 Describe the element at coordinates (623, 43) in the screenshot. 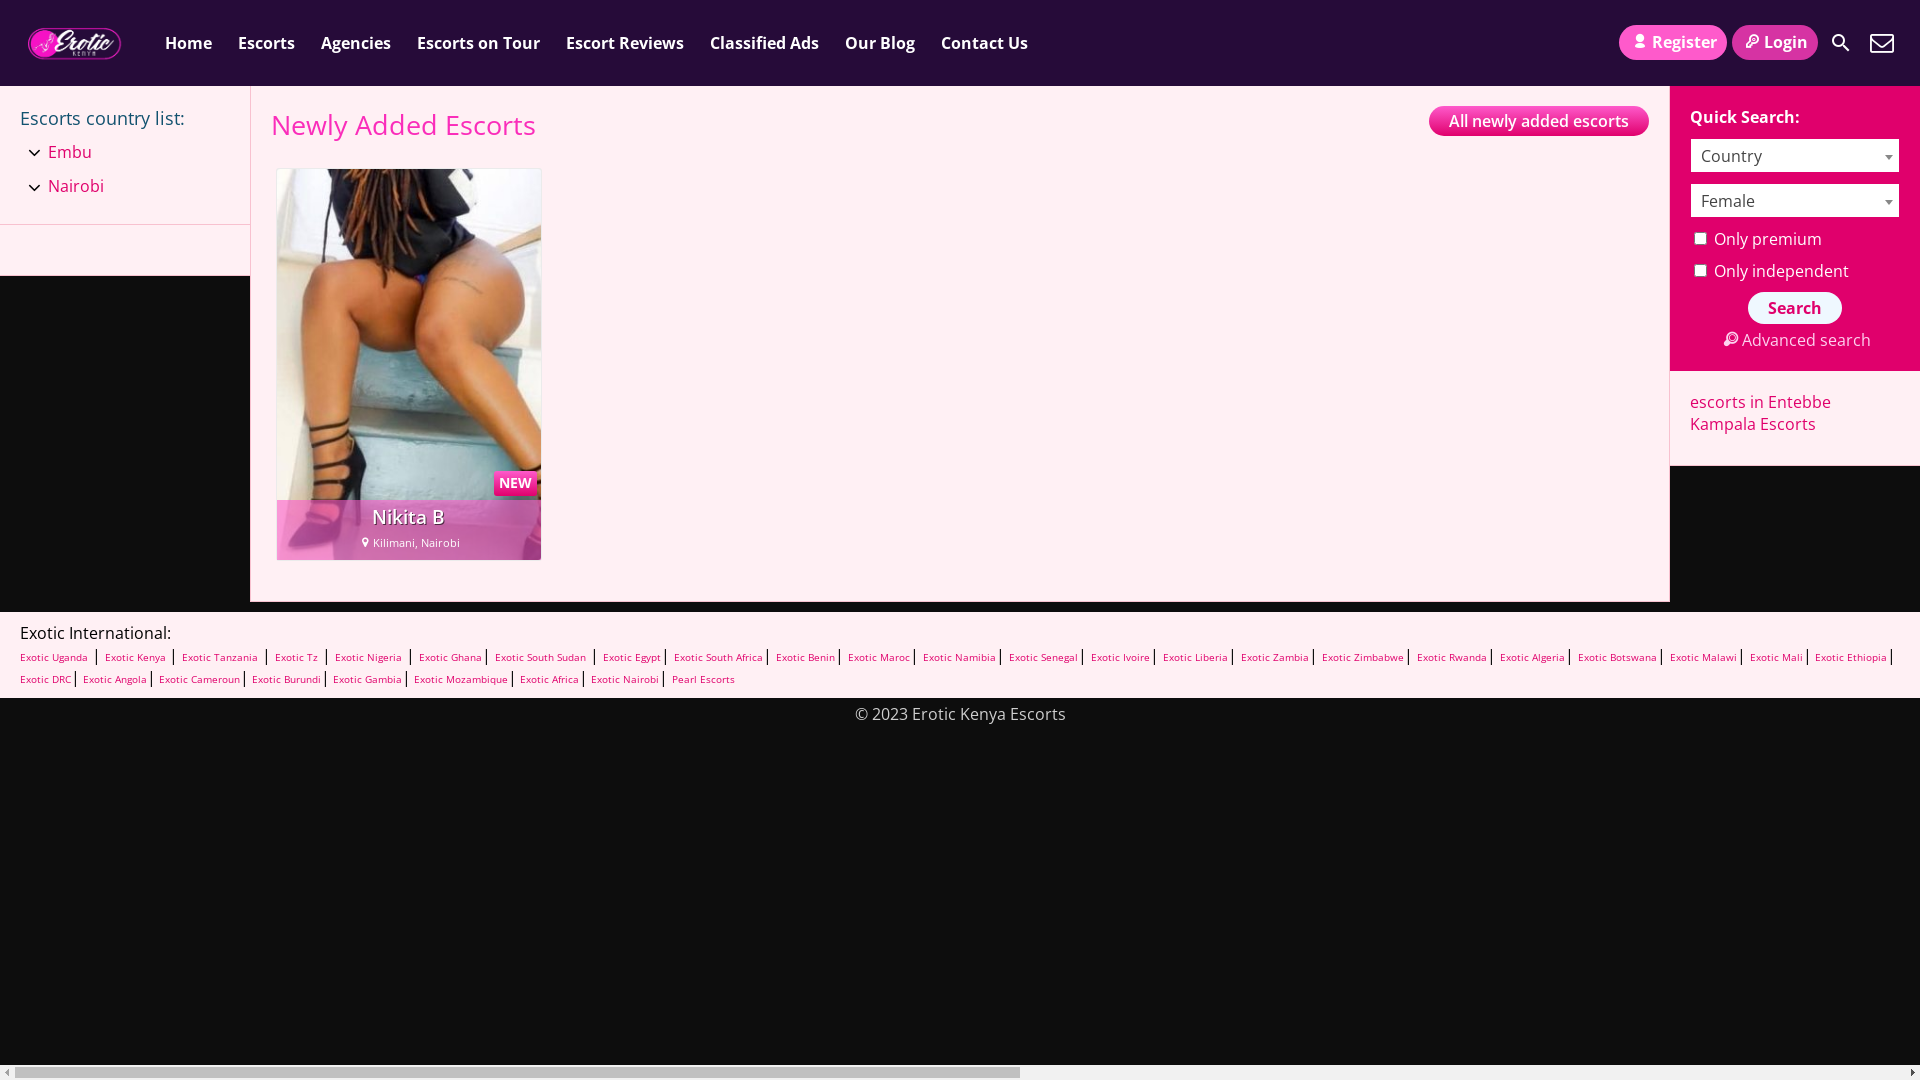

I see `'Escort Reviews'` at that location.